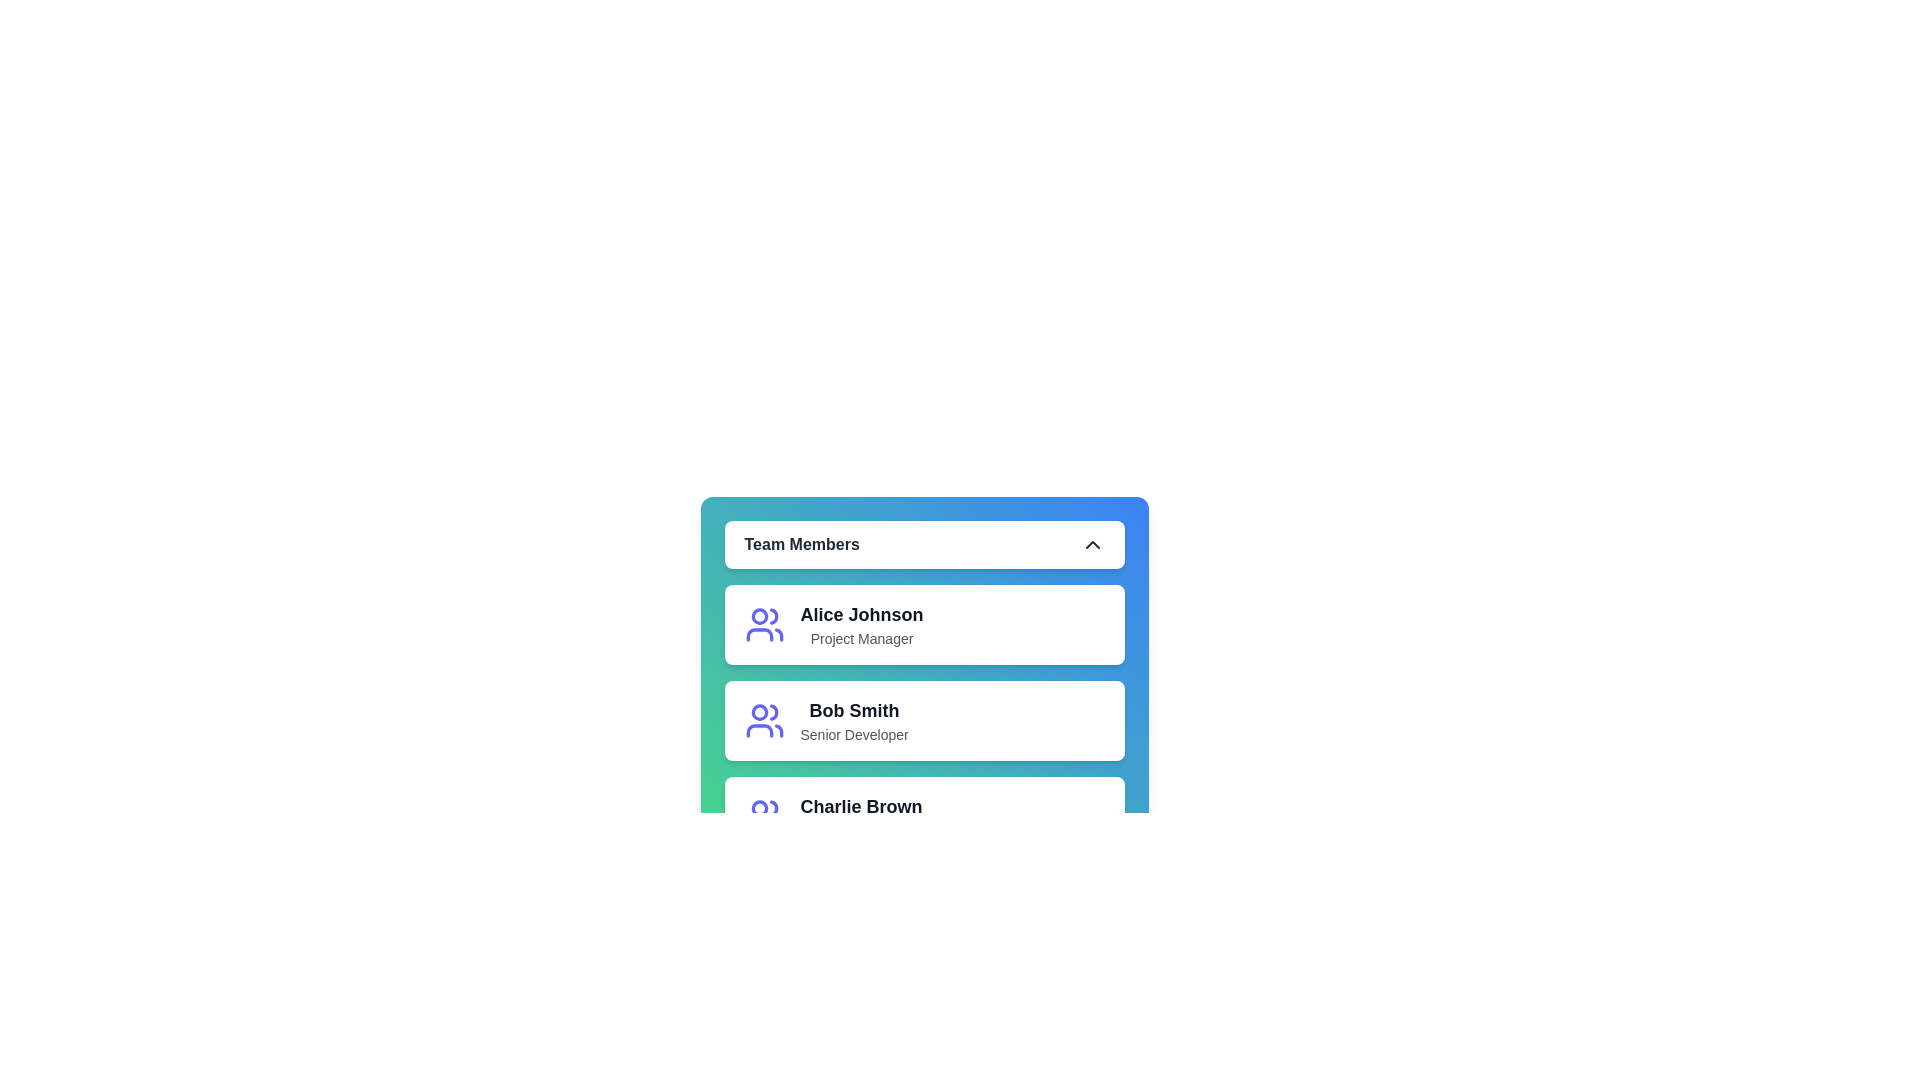 This screenshot has width=1920, height=1080. I want to click on the team member card for Alice Johnson, so click(800, 623).